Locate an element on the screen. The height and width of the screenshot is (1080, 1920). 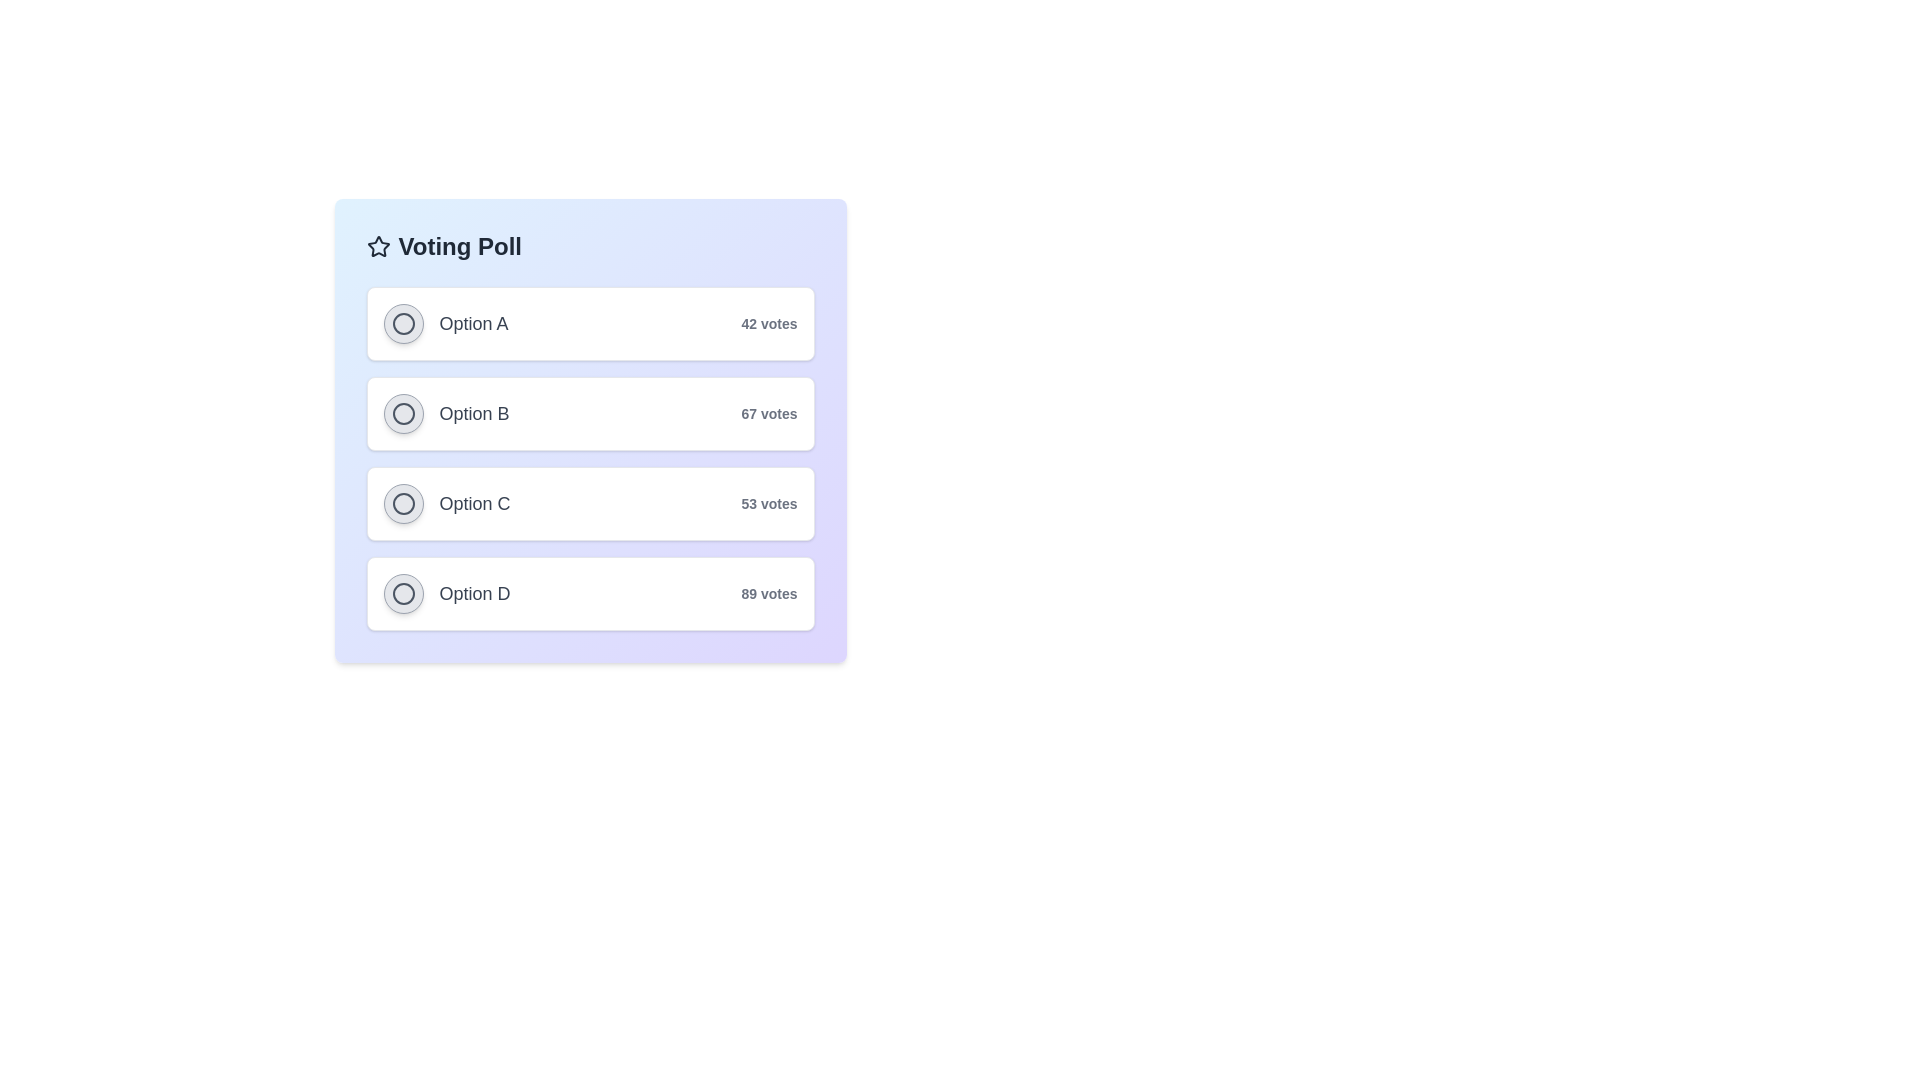
the selectable voting option labeled 'Option B' to provide additional visual feedback is located at coordinates (589, 412).